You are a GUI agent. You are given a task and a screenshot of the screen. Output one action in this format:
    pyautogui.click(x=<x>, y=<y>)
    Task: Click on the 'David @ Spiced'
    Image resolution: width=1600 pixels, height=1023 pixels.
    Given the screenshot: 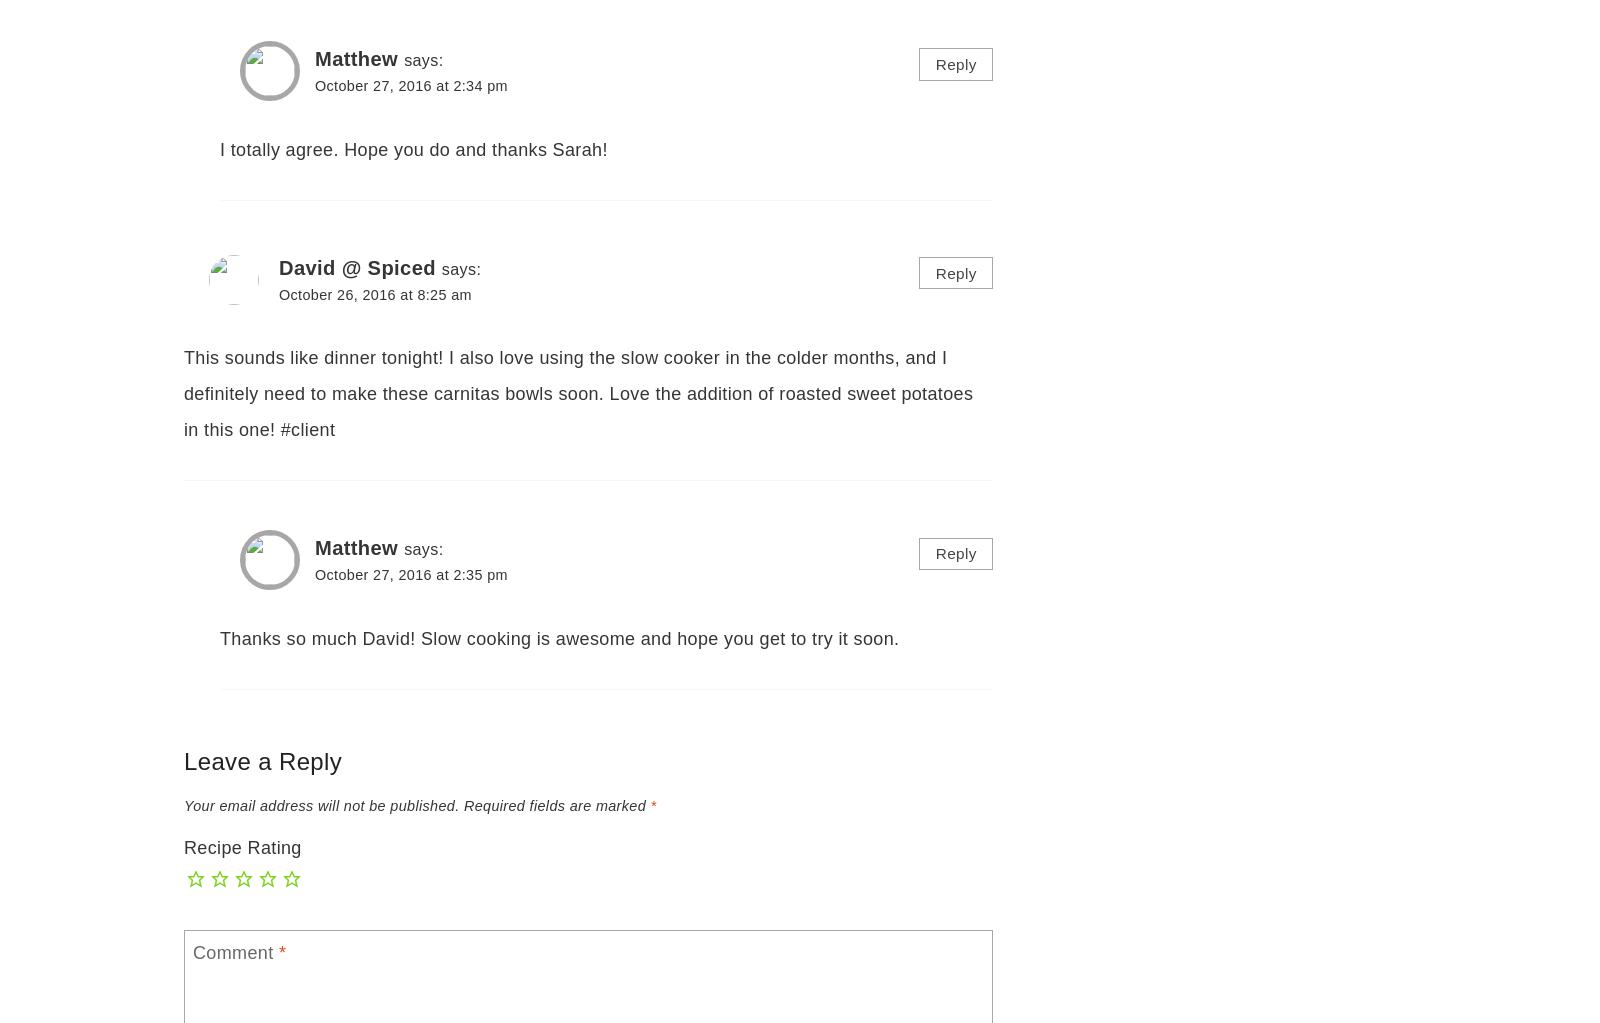 What is the action you would take?
    pyautogui.click(x=279, y=267)
    